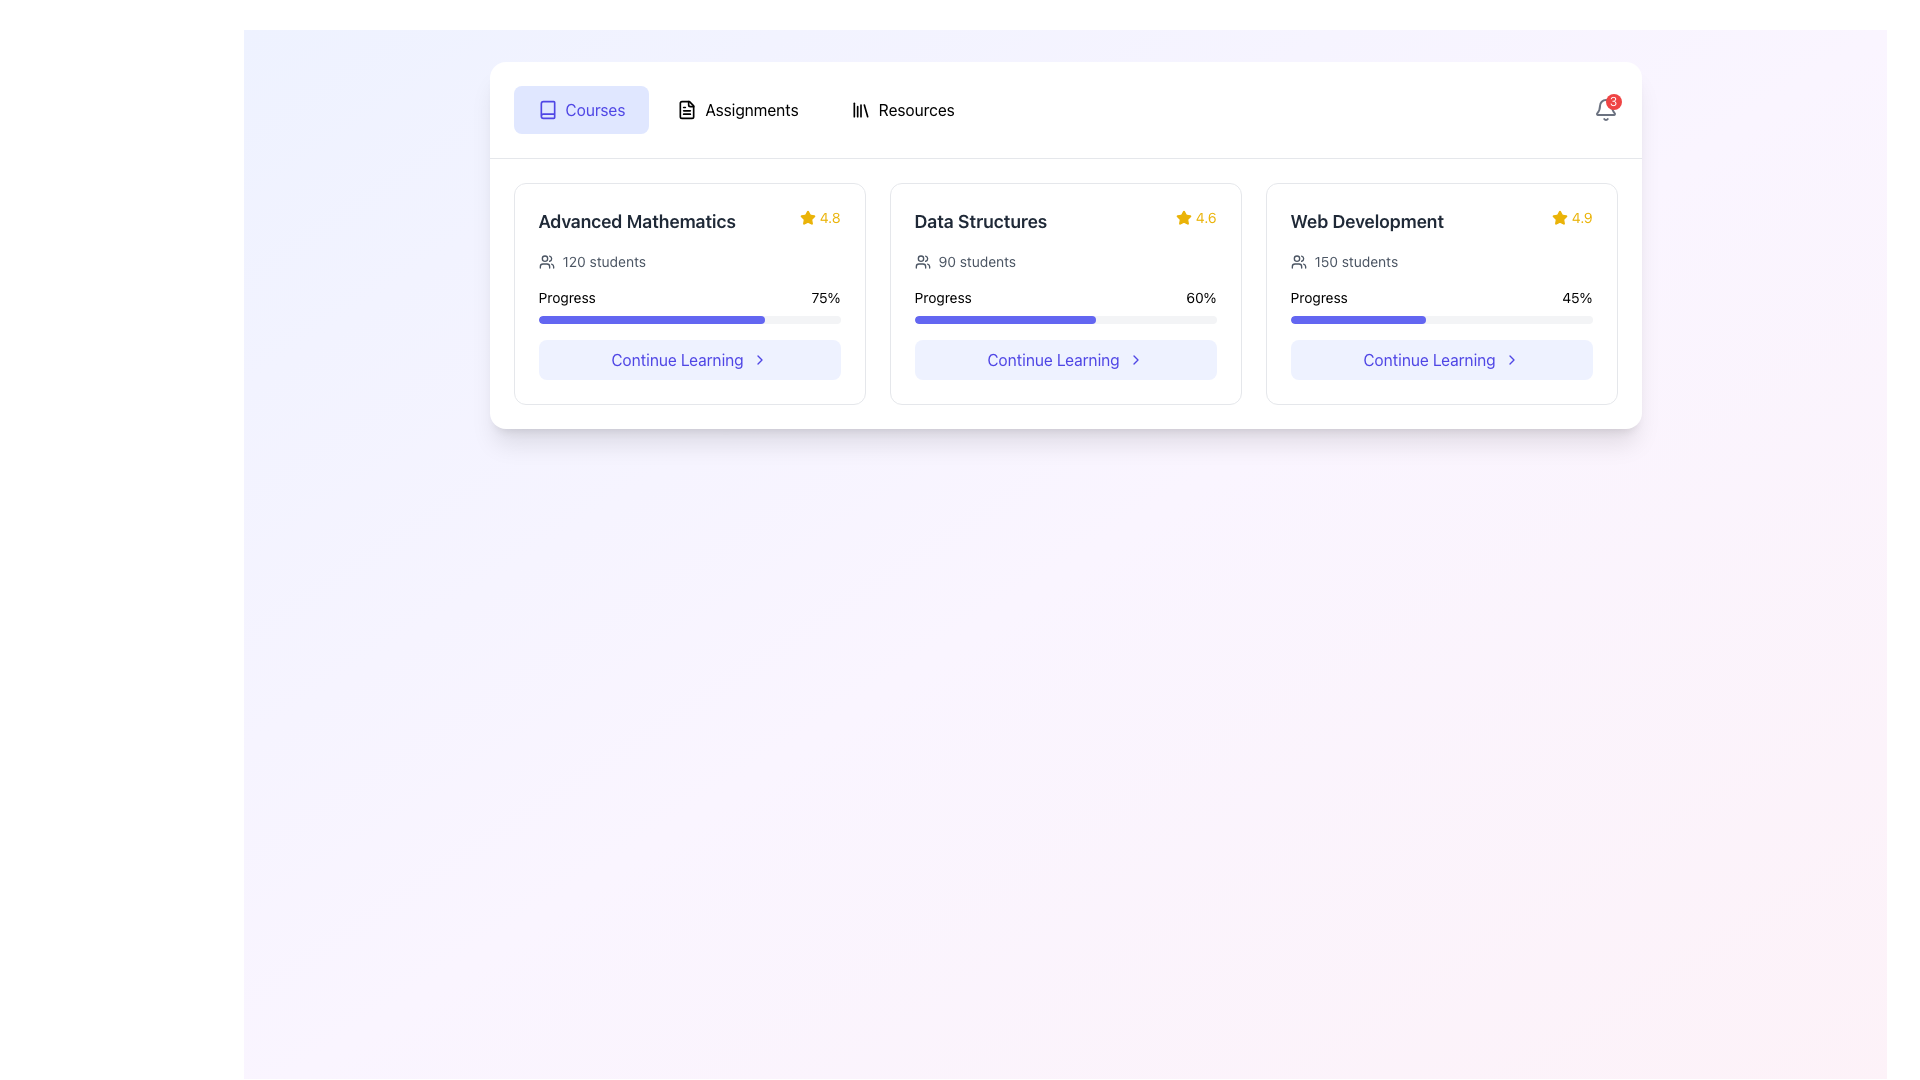 The width and height of the screenshot is (1920, 1080). I want to click on the progress indicator segment that visually indicates a progress value of 75% within the larger progress bar located below the 'Advanced Mathematics' card in the dashboard interface, so click(651, 319).